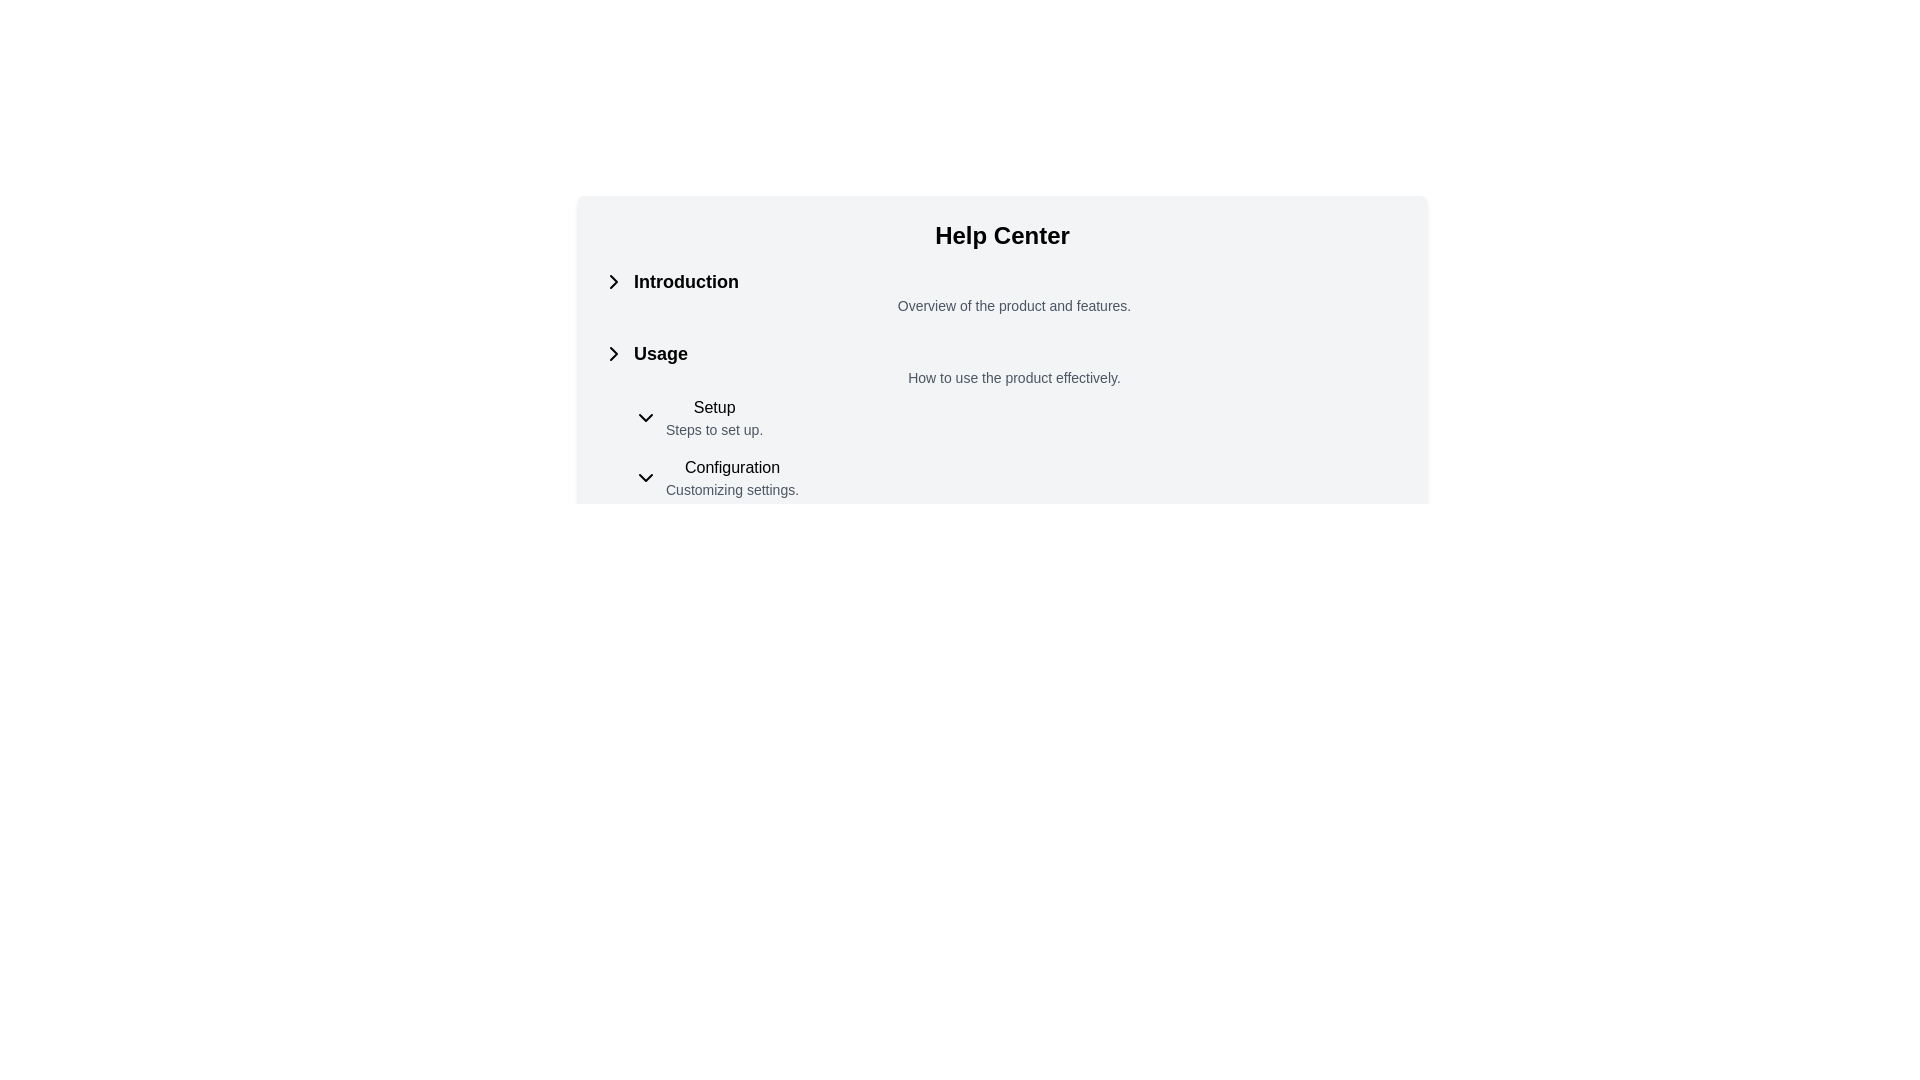  What do you see at coordinates (646, 478) in the screenshot?
I see `the downwards-pointing chevron icon button, which is styled with a thin black outline and located to the left of the 'Configuration' text` at bounding box center [646, 478].